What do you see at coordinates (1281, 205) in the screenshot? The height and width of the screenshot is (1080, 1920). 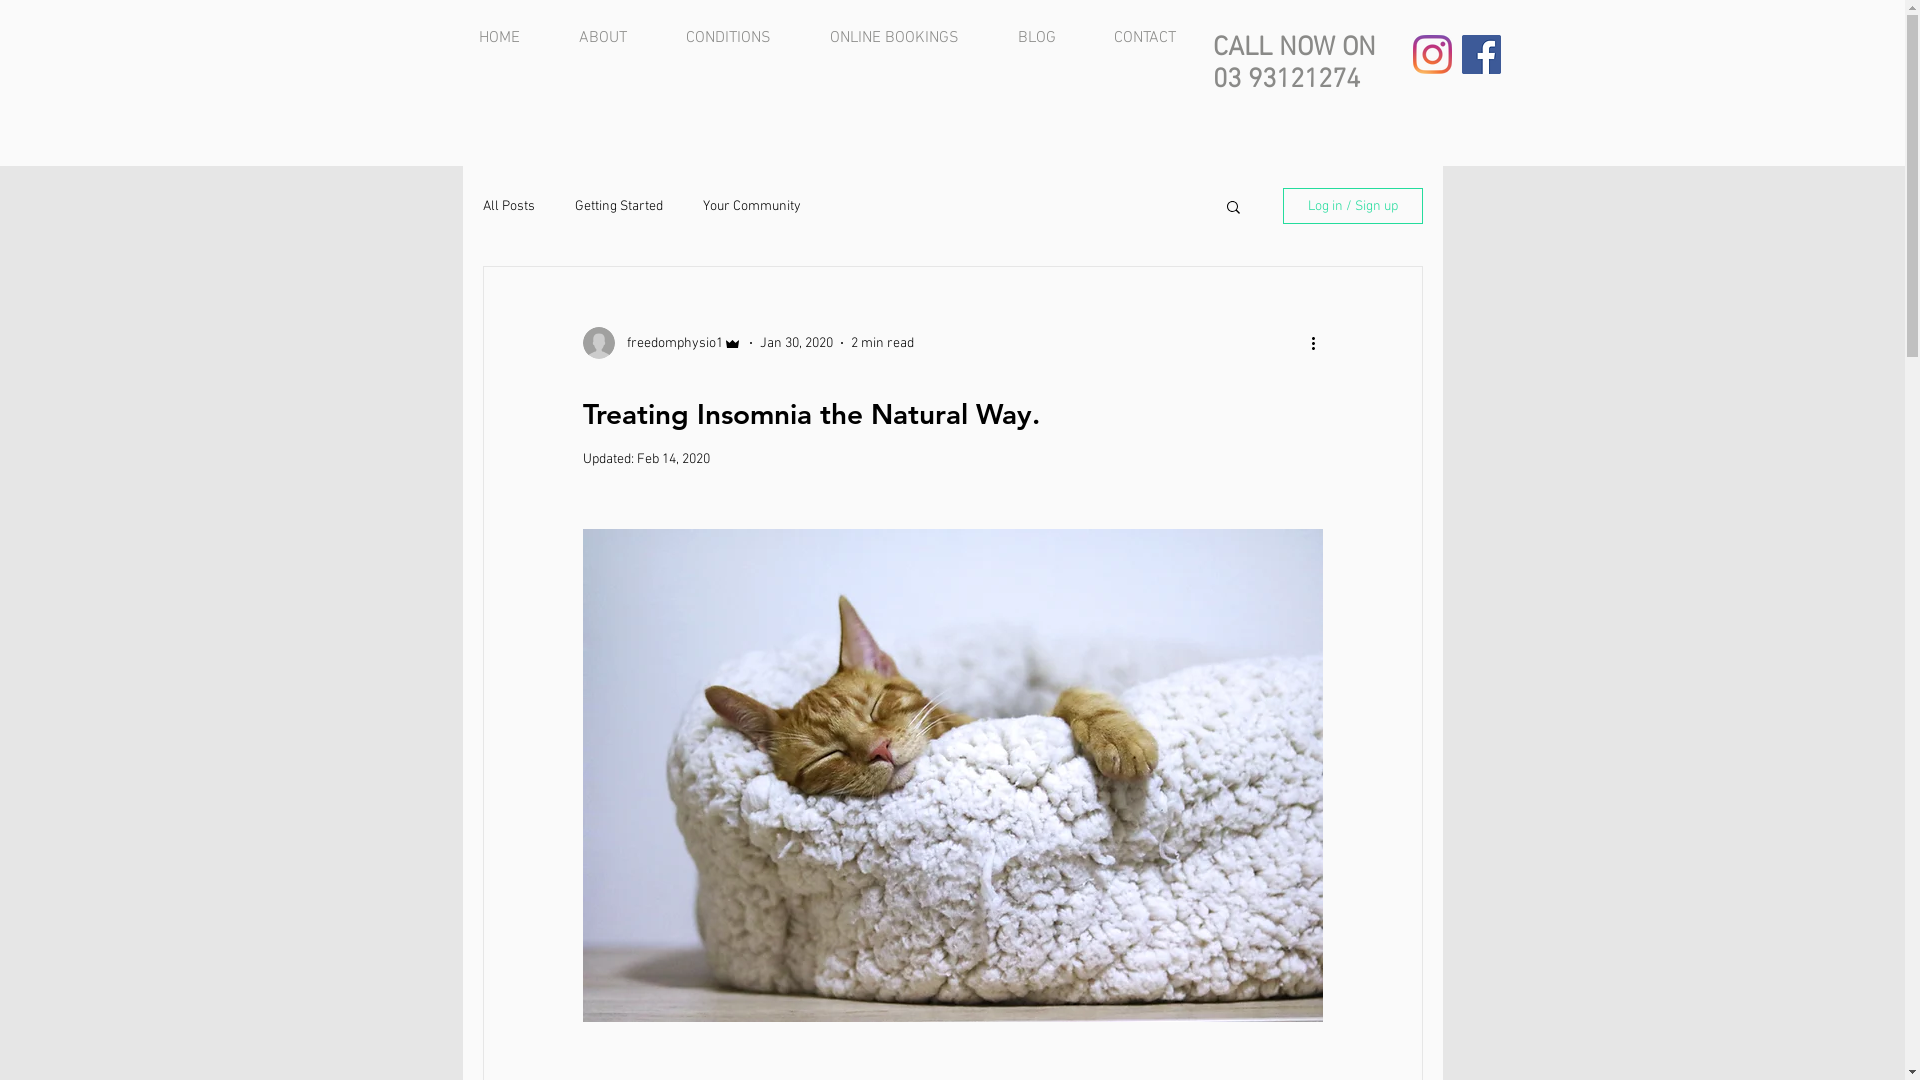 I see `'Log in / Sign up'` at bounding box center [1281, 205].